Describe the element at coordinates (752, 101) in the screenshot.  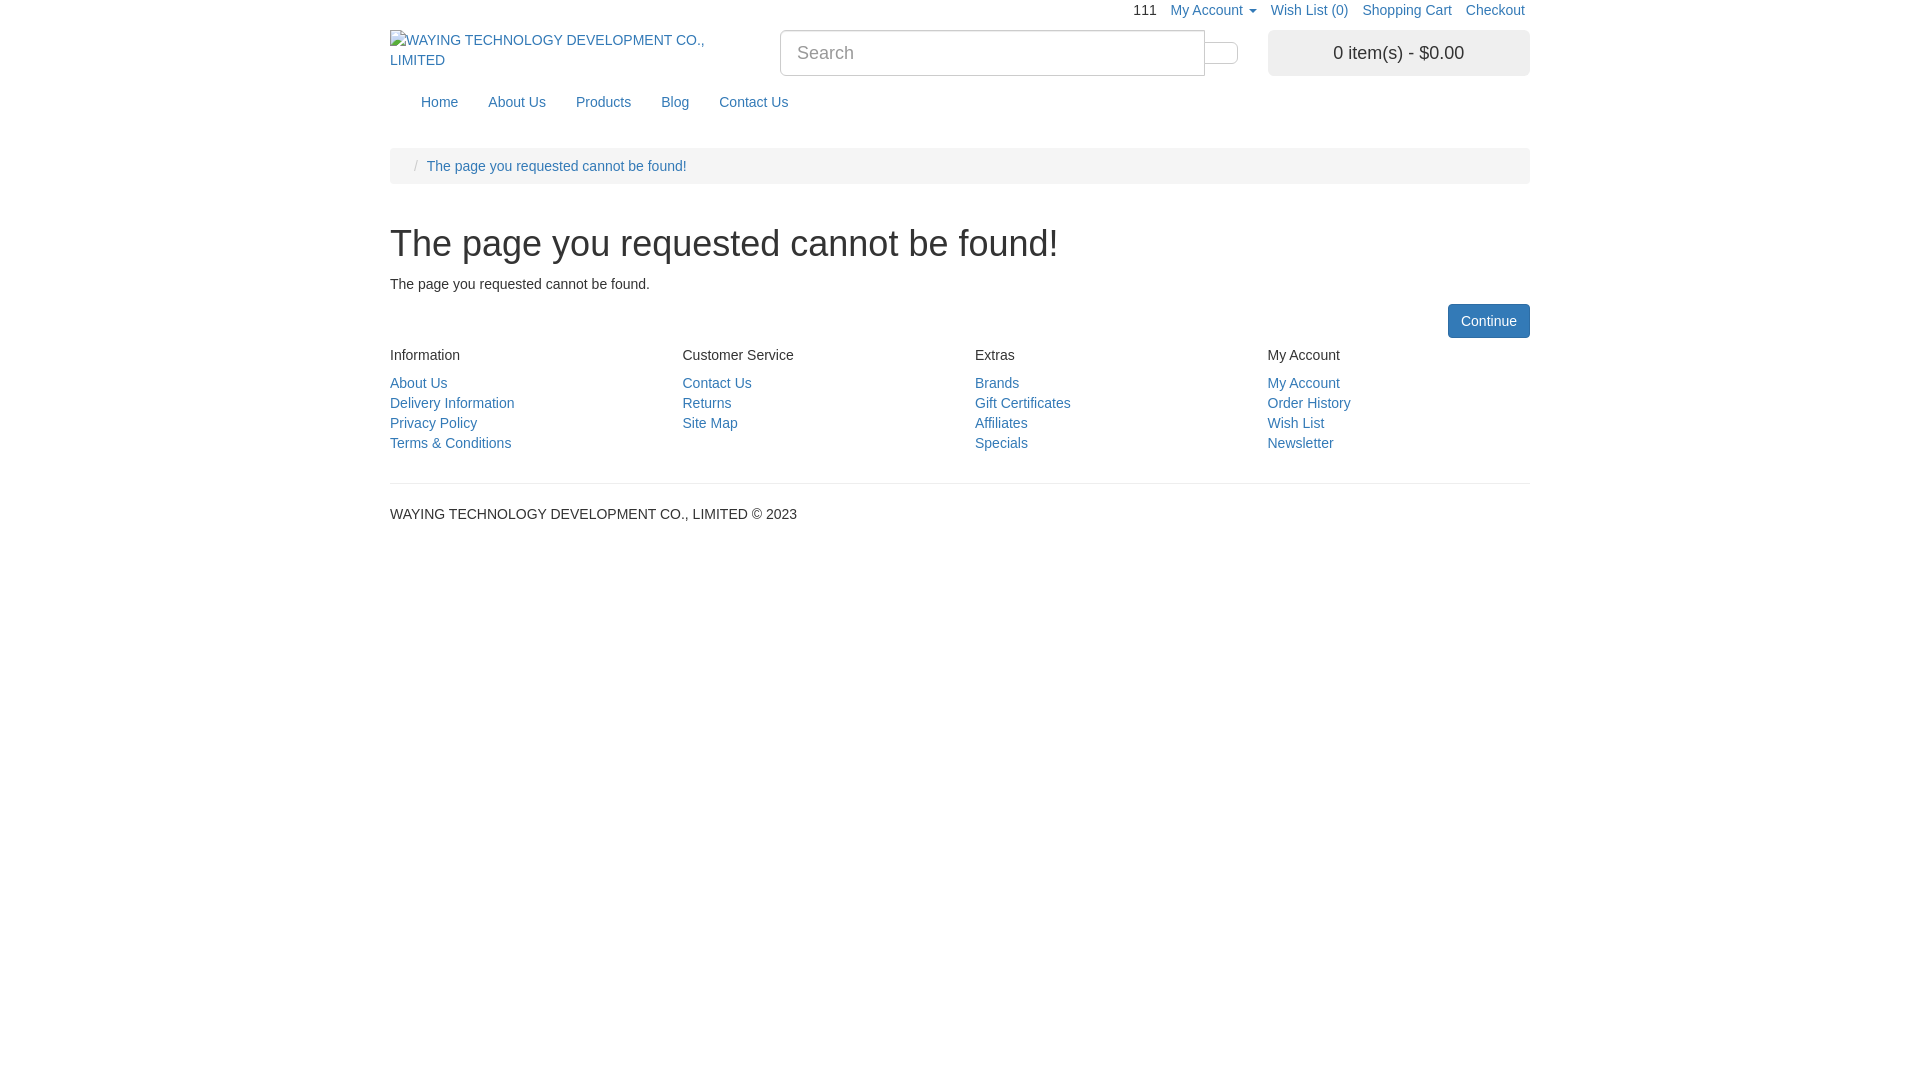
I see `'Contact Us'` at that location.